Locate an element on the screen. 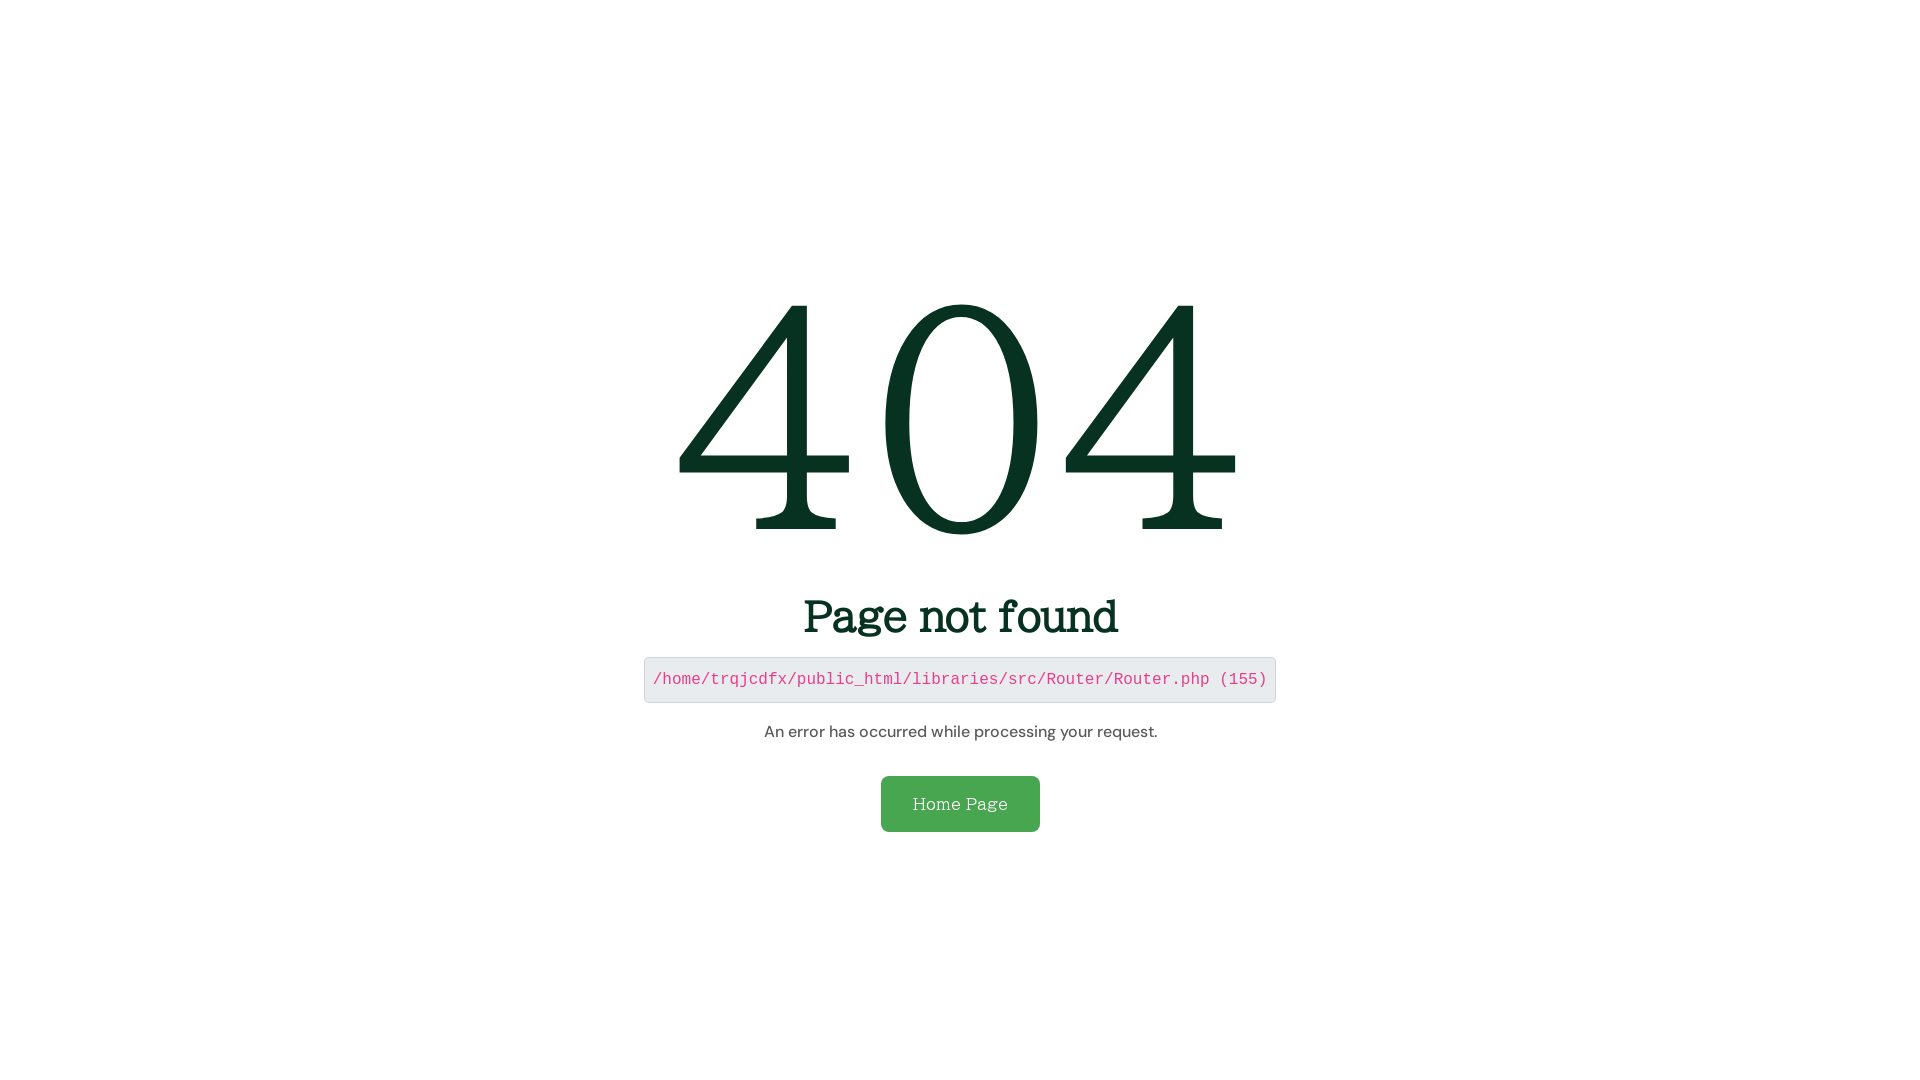  'Home Page' is located at coordinates (958, 802).